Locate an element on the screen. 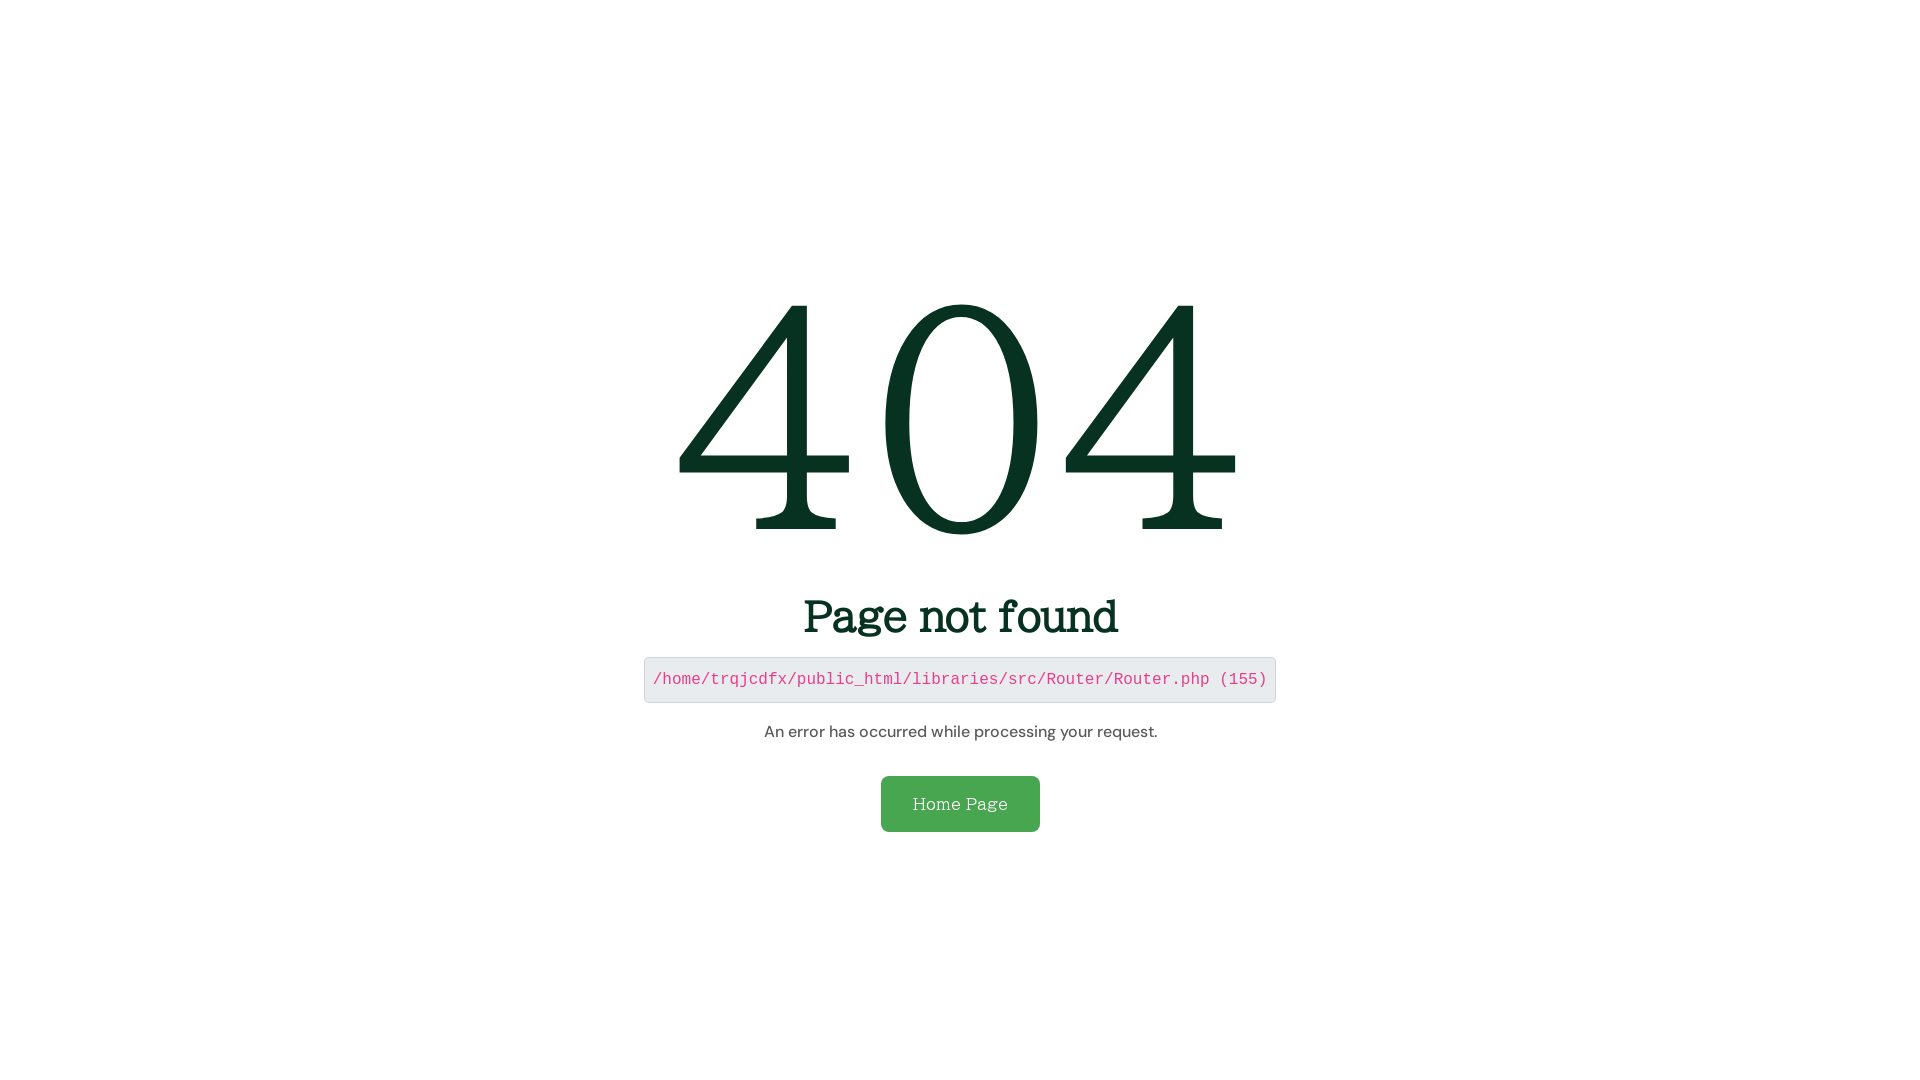  'Home Page' is located at coordinates (958, 802).